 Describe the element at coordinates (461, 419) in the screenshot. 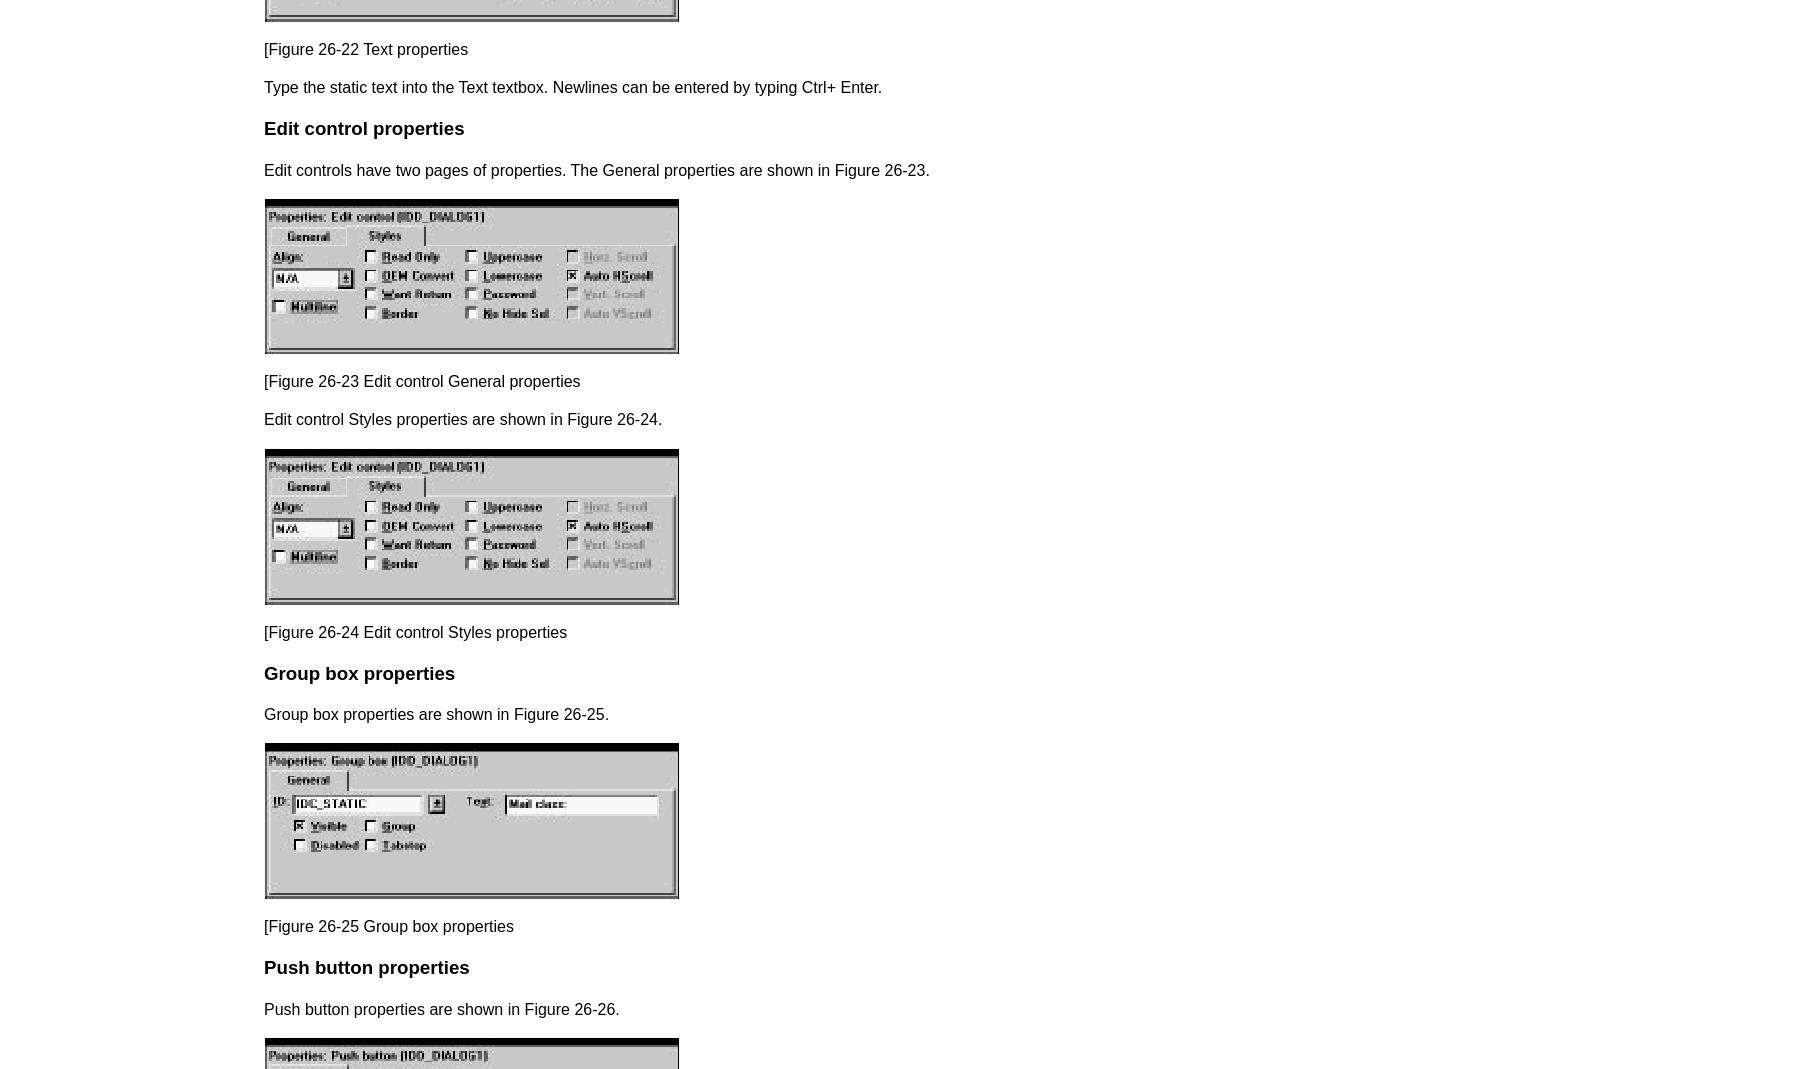

I see `'Edit control Styles properties are shown in Figure 26-24.'` at that location.